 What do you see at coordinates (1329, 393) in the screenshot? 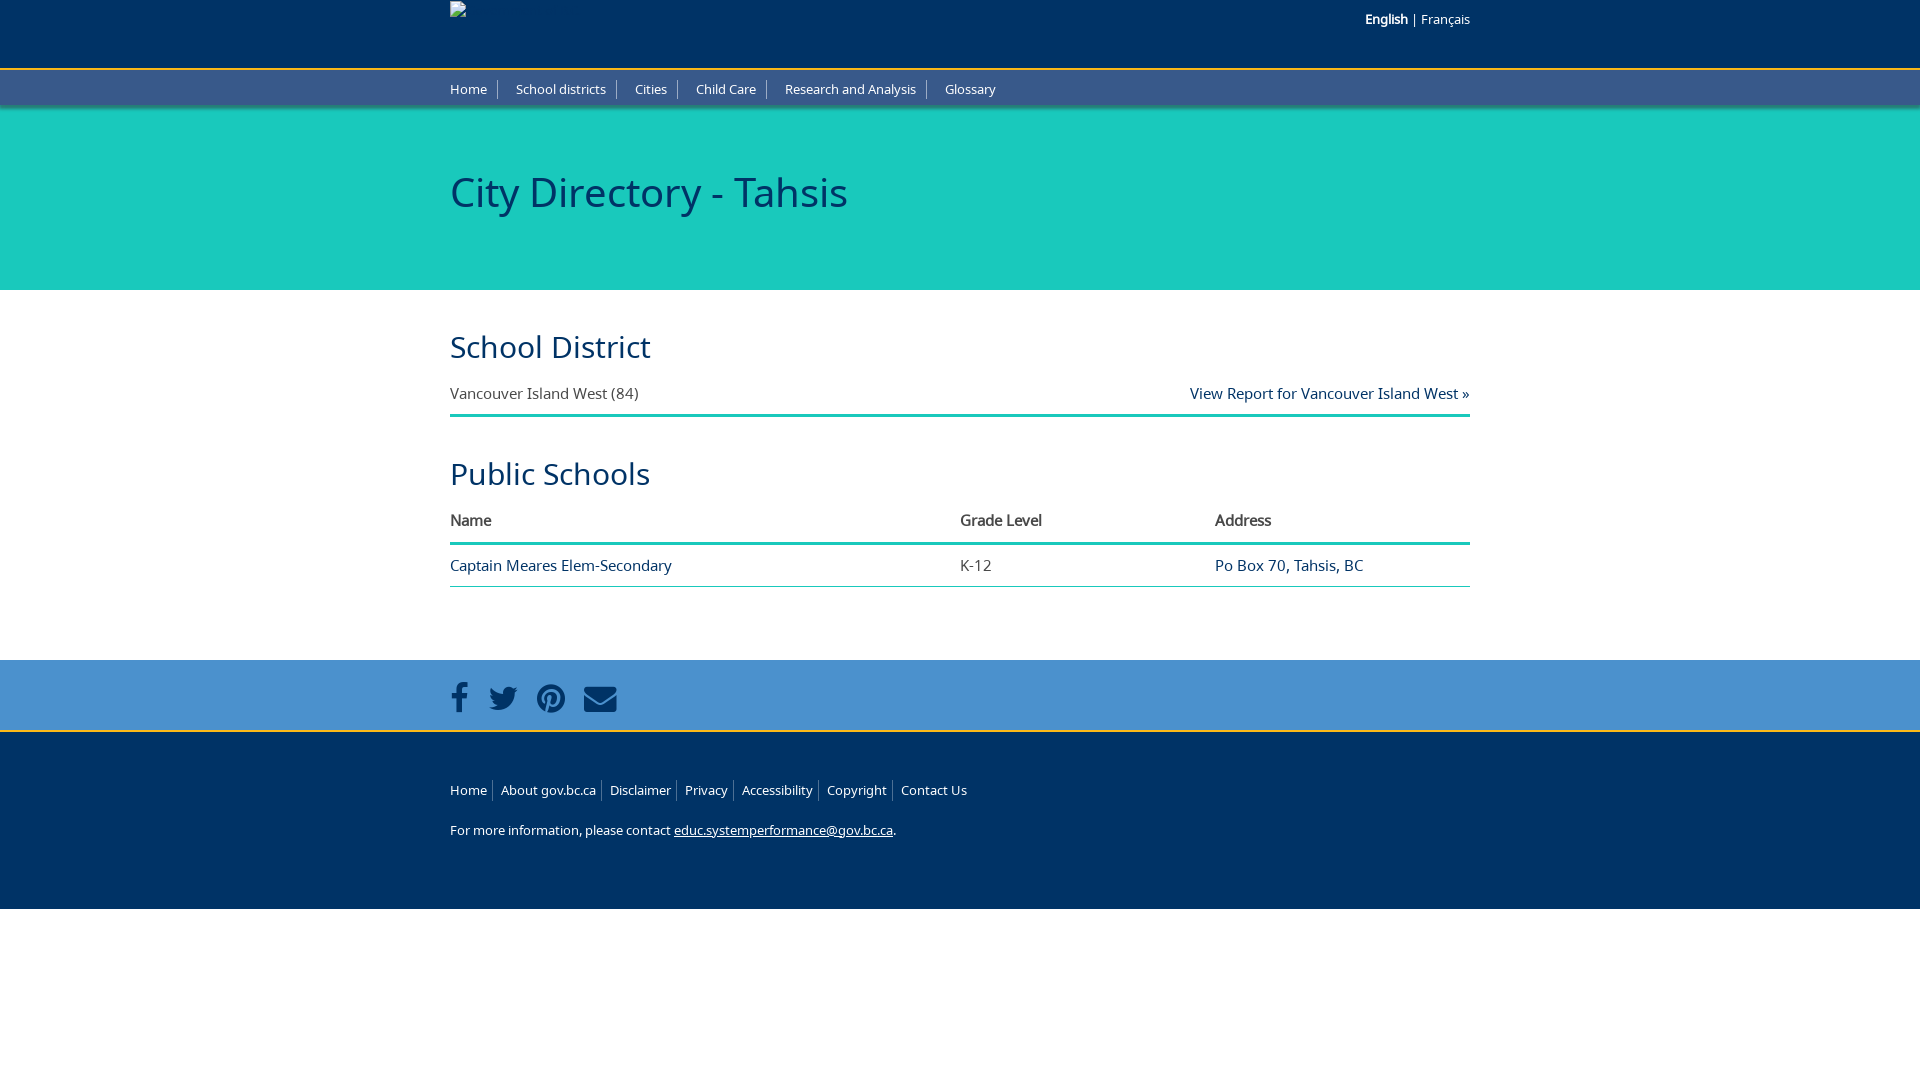
I see `'View Report for Vancouver Island West'` at bounding box center [1329, 393].